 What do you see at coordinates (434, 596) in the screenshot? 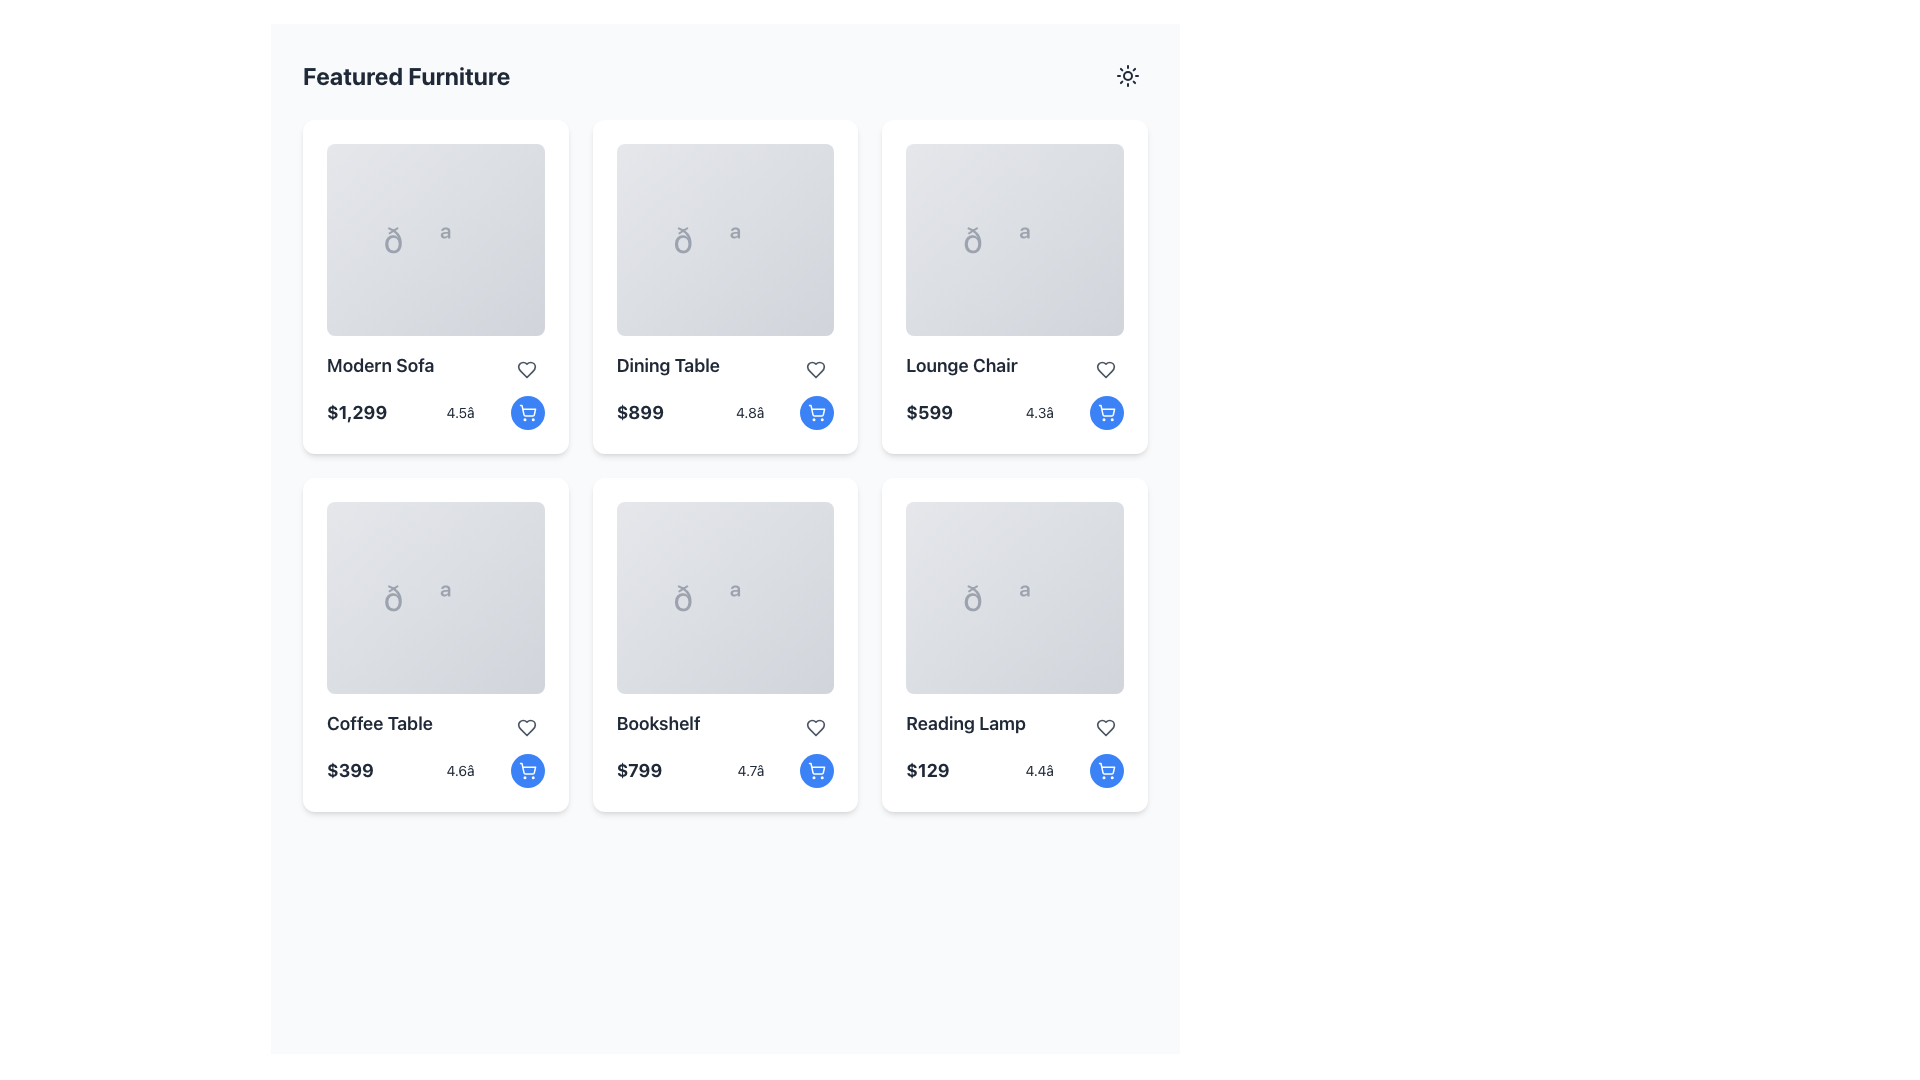
I see `the decorative text component representing the 'Coffee Table' card, which is centered in the upper graphical portion of the card` at bounding box center [434, 596].